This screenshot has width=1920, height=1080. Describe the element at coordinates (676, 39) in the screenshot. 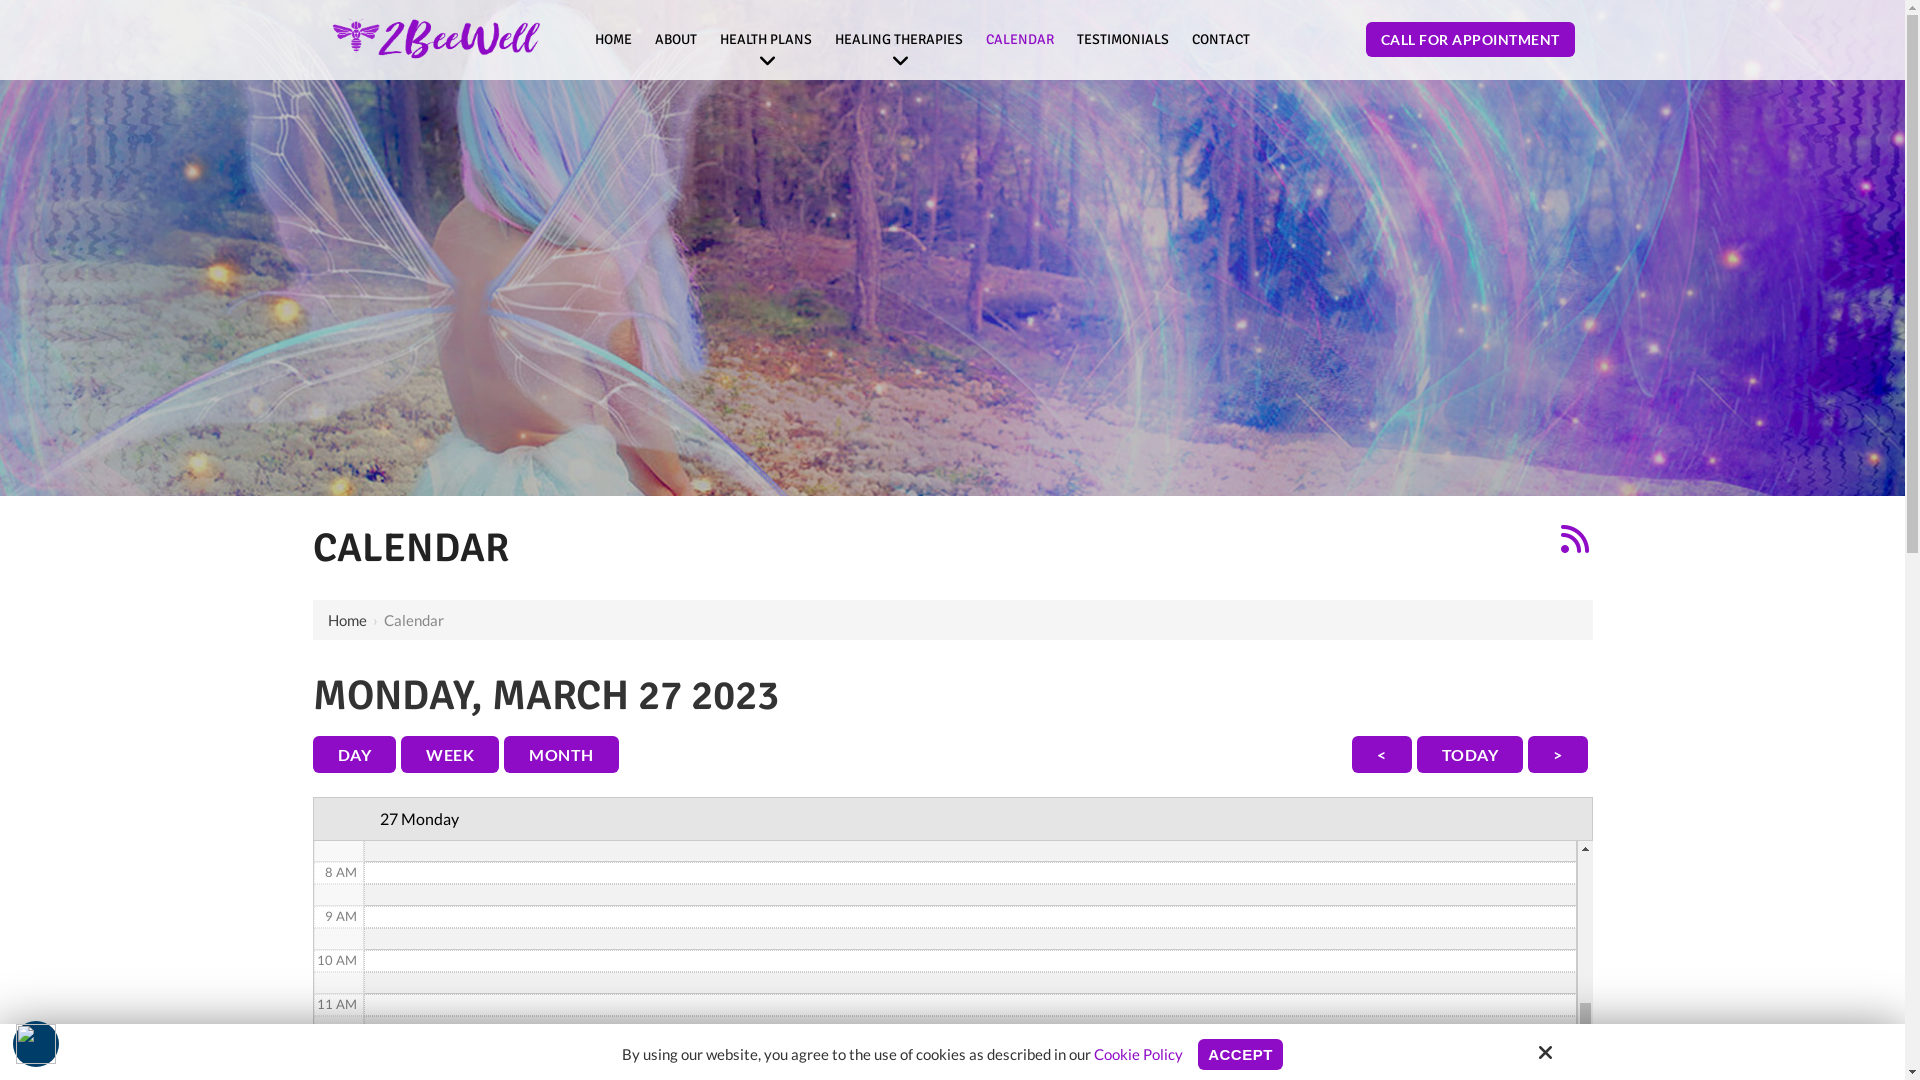

I see `'ABOUT'` at that location.